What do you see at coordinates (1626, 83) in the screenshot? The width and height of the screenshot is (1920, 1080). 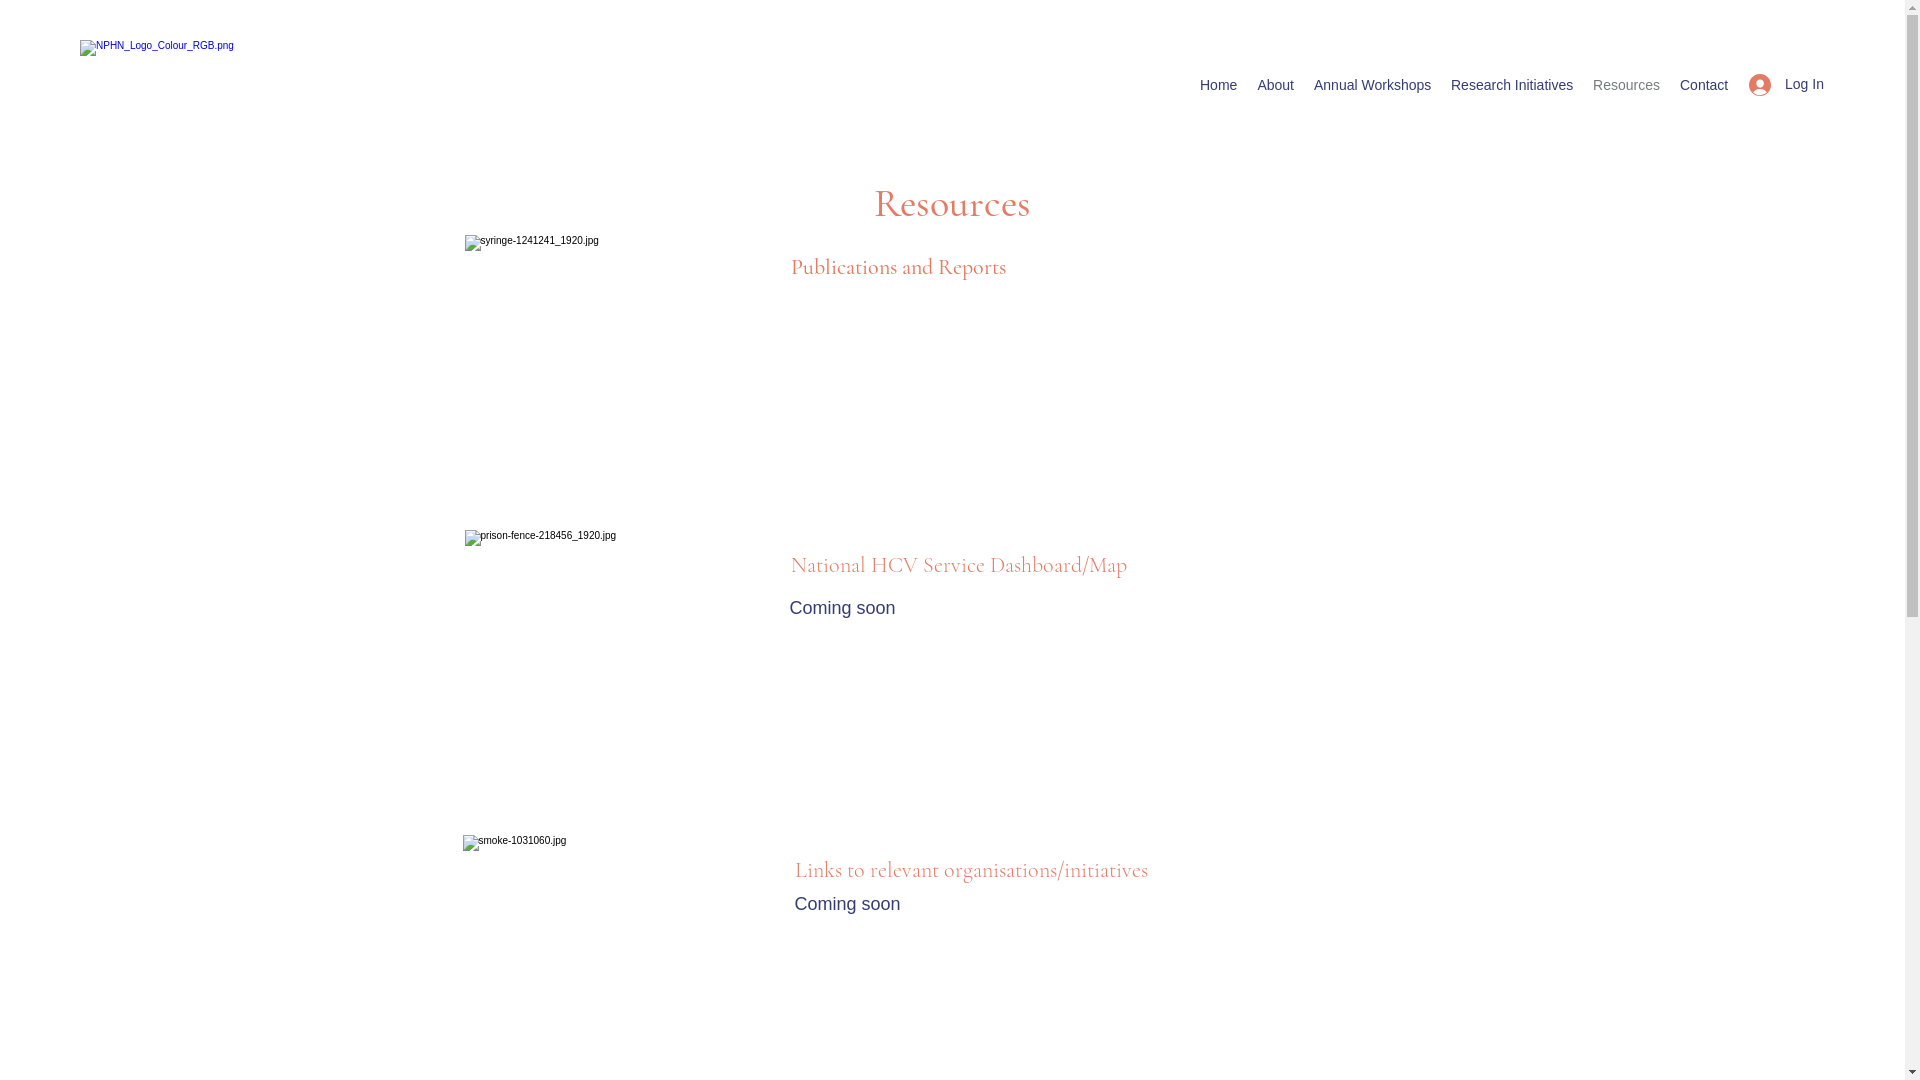 I see `'Resources'` at bounding box center [1626, 83].